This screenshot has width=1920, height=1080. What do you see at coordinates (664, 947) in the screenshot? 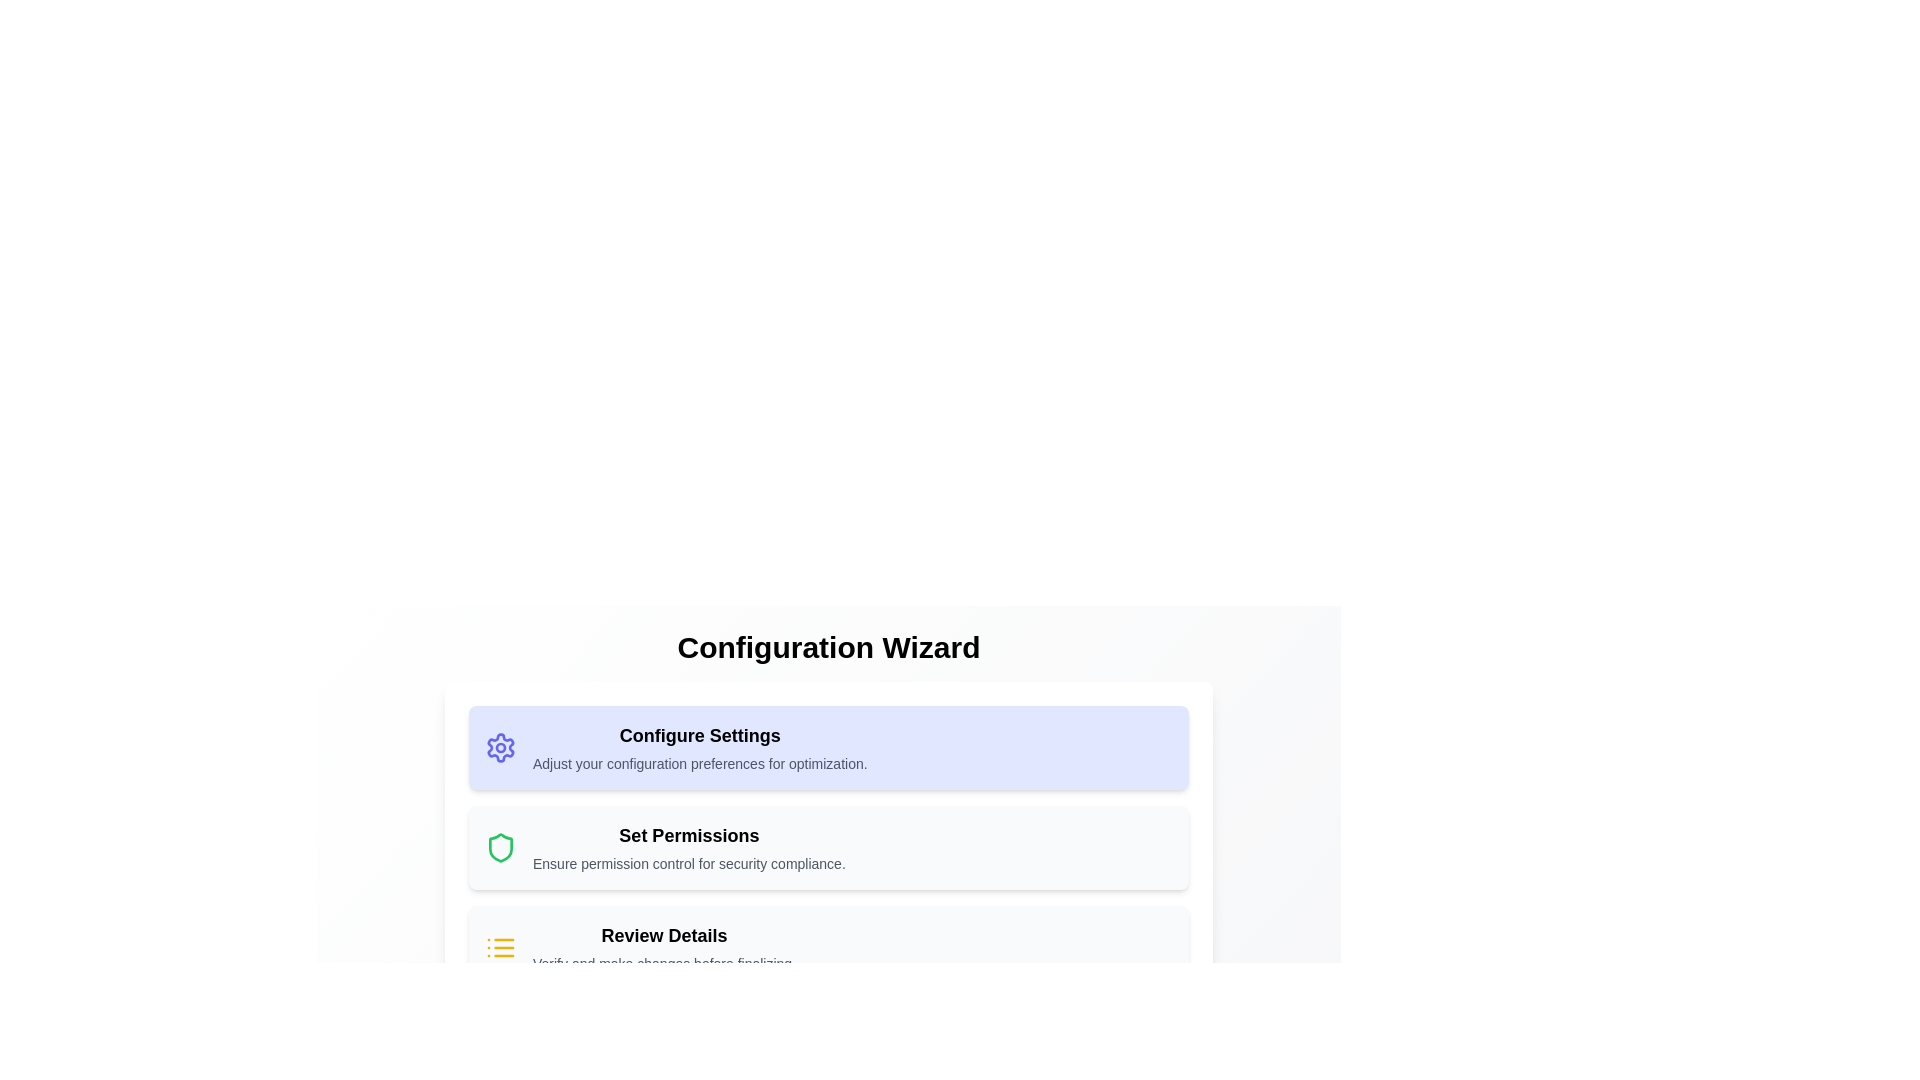
I see `text displayed in the card titled 'Review Details' with the subtitle 'Verify and make changes before finalizing.' This card is the third in a vertical list under the heading 'Configuration Wizard.'` at bounding box center [664, 947].